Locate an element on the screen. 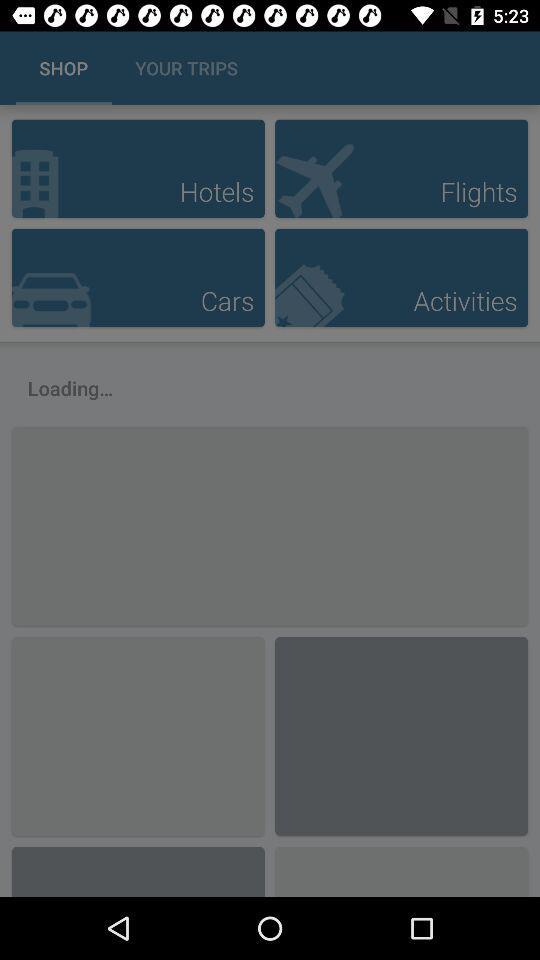  see activities is located at coordinates (401, 276).